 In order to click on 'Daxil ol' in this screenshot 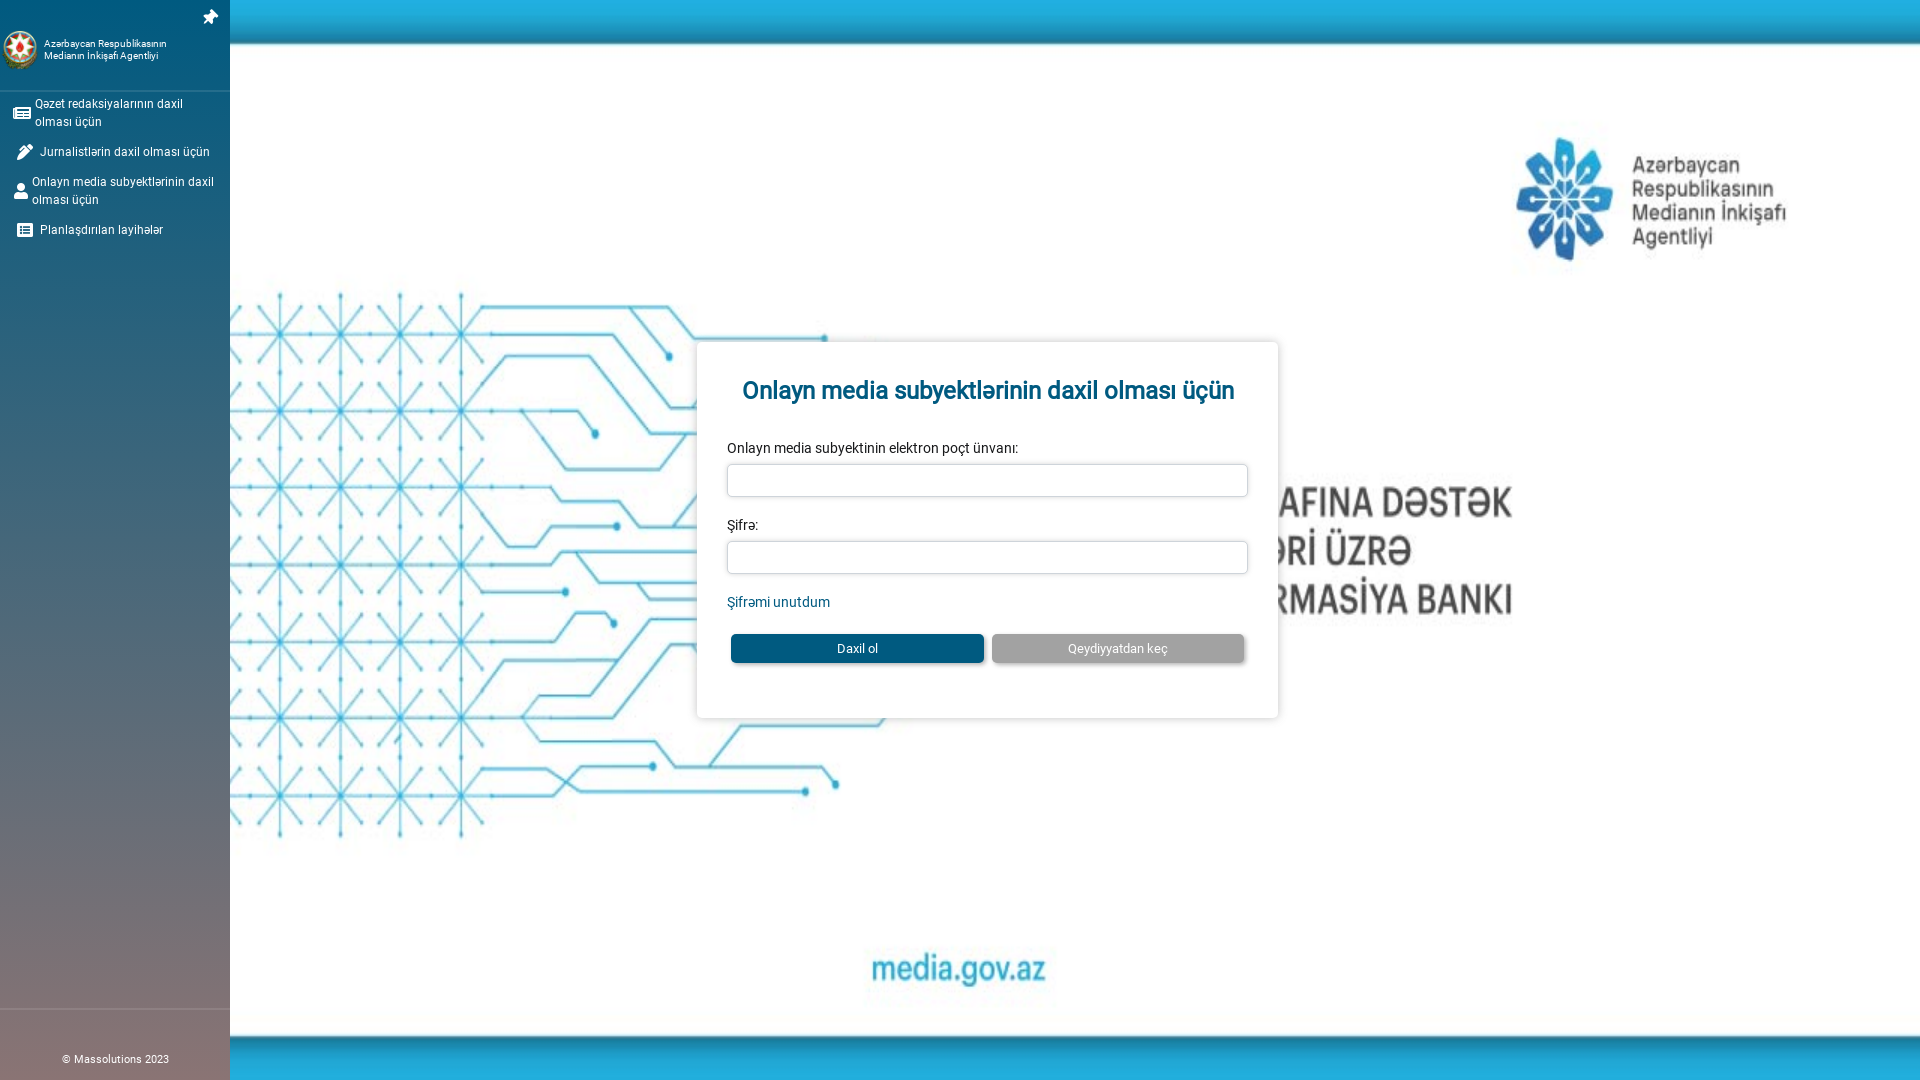, I will do `click(857, 648)`.